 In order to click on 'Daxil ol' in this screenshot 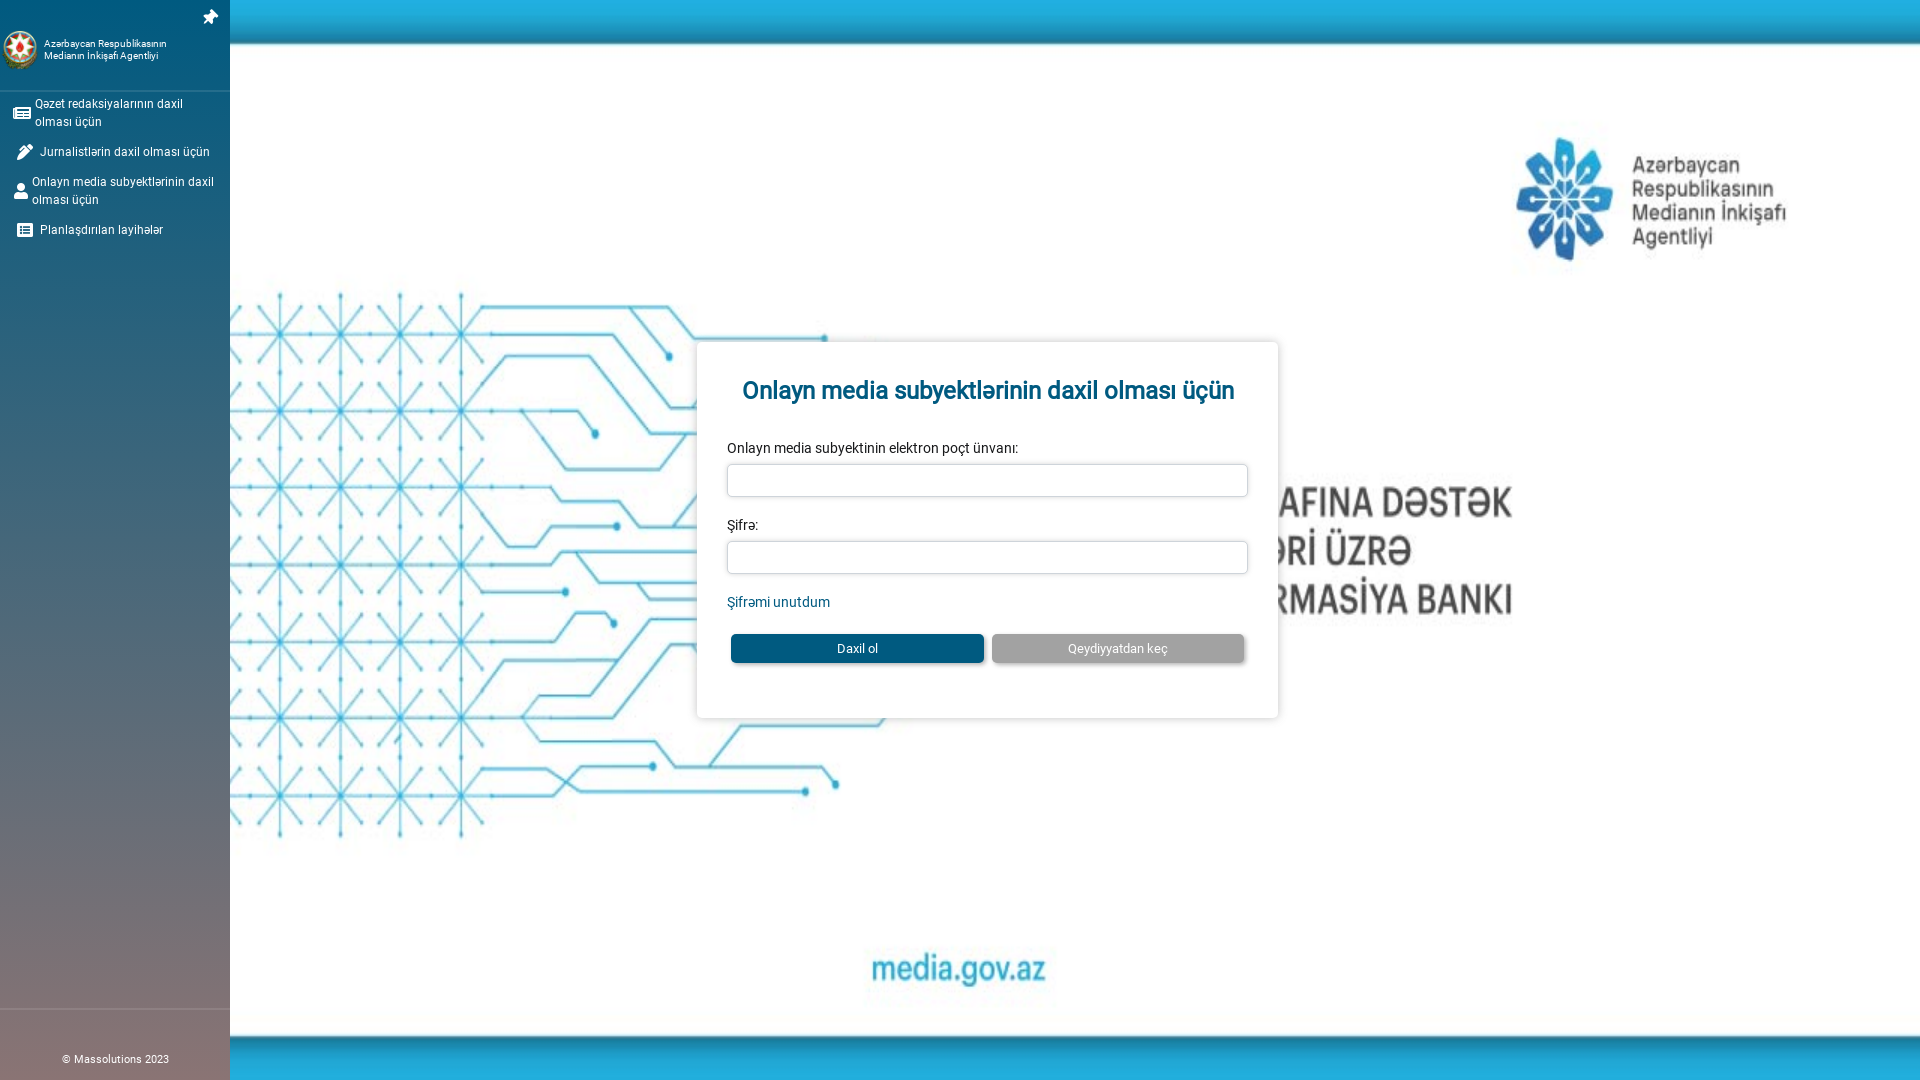, I will do `click(857, 648)`.